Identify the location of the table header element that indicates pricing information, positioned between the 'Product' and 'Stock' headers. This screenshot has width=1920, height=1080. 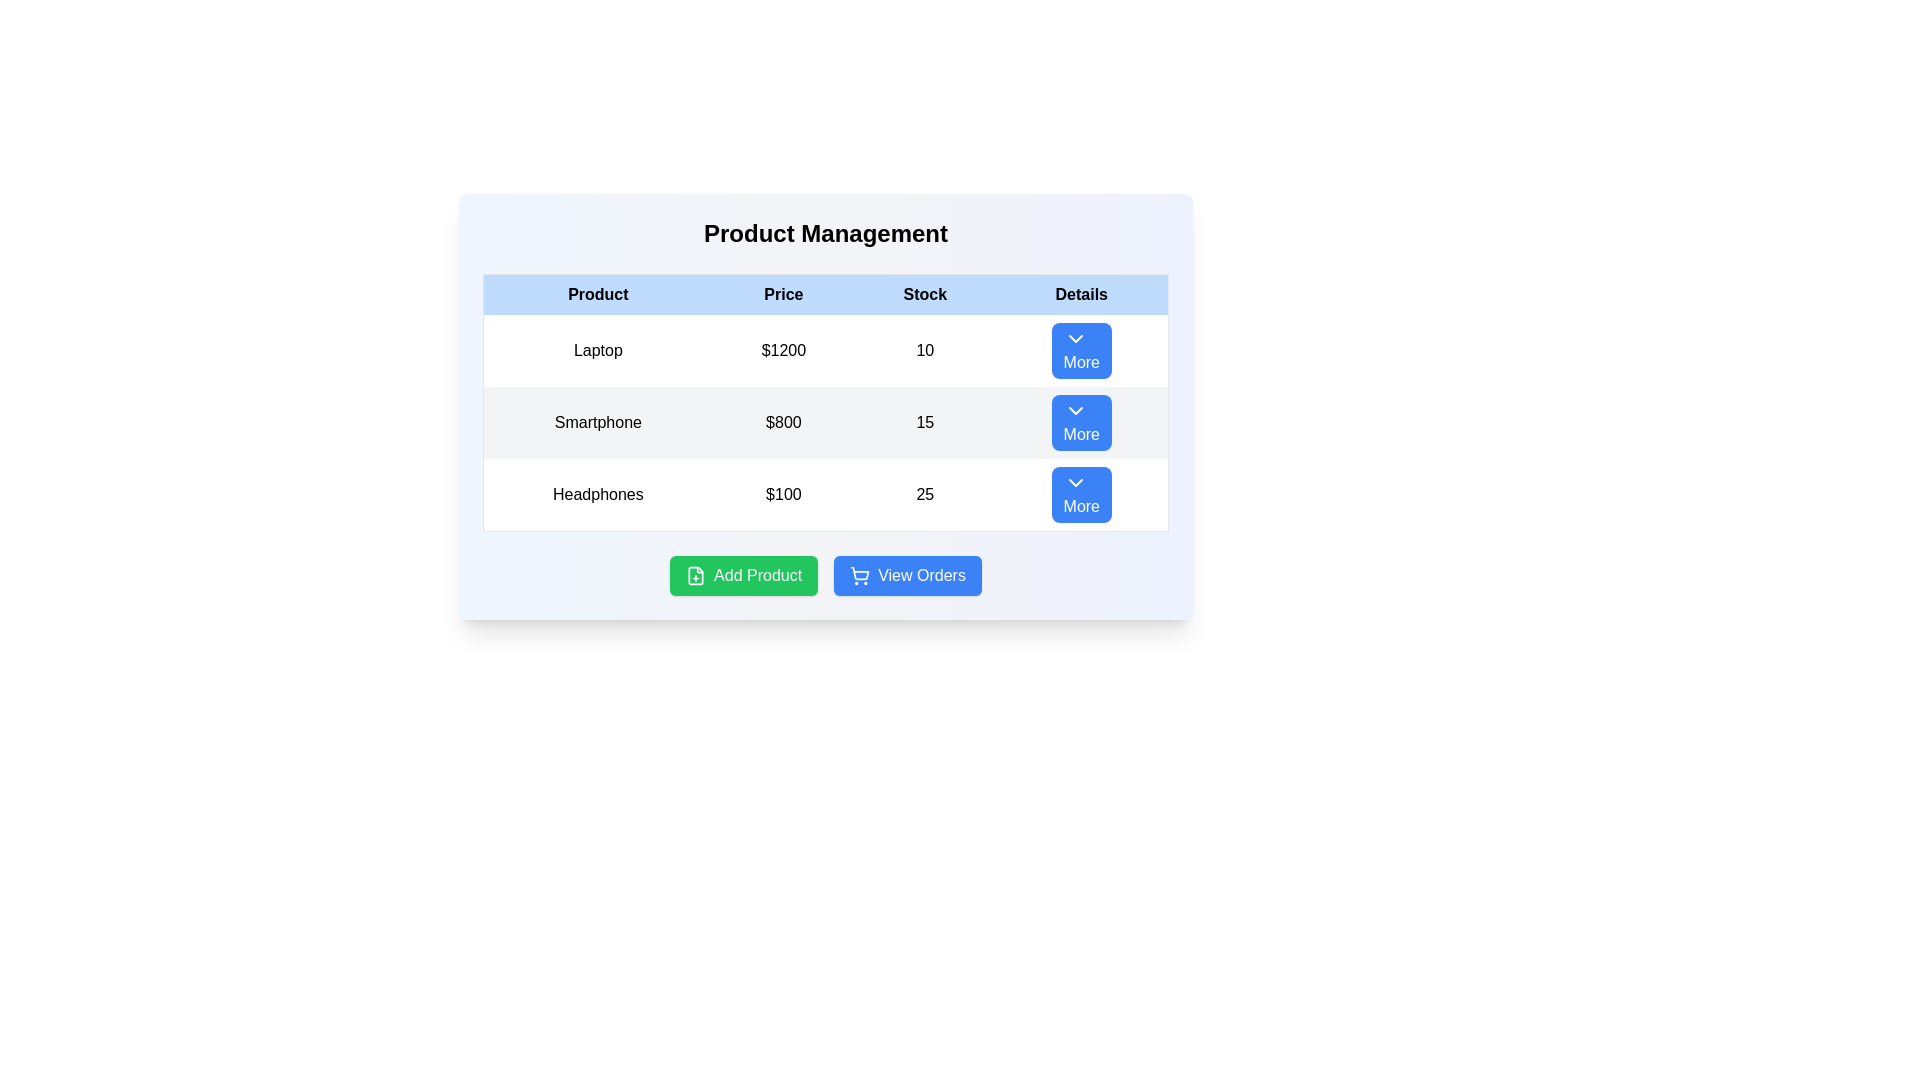
(782, 294).